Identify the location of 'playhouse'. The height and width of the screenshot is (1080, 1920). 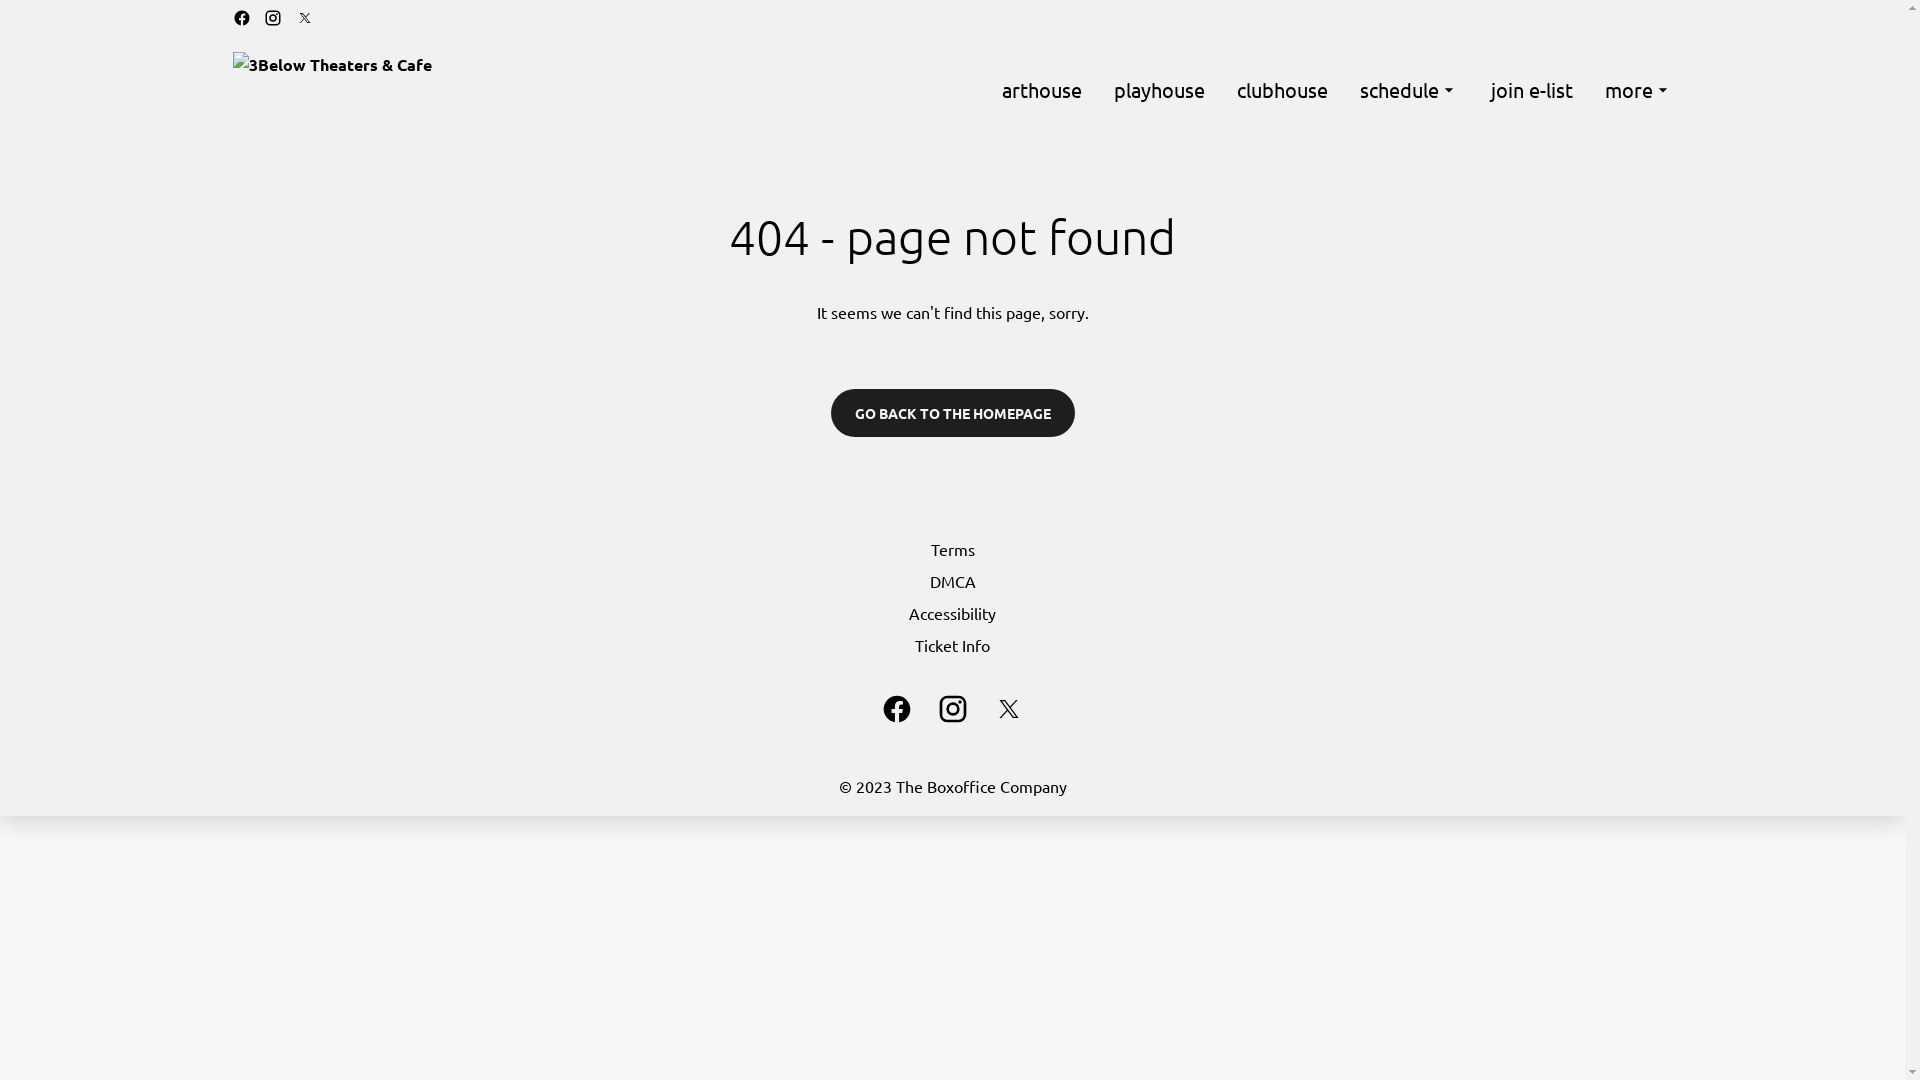
(1159, 88).